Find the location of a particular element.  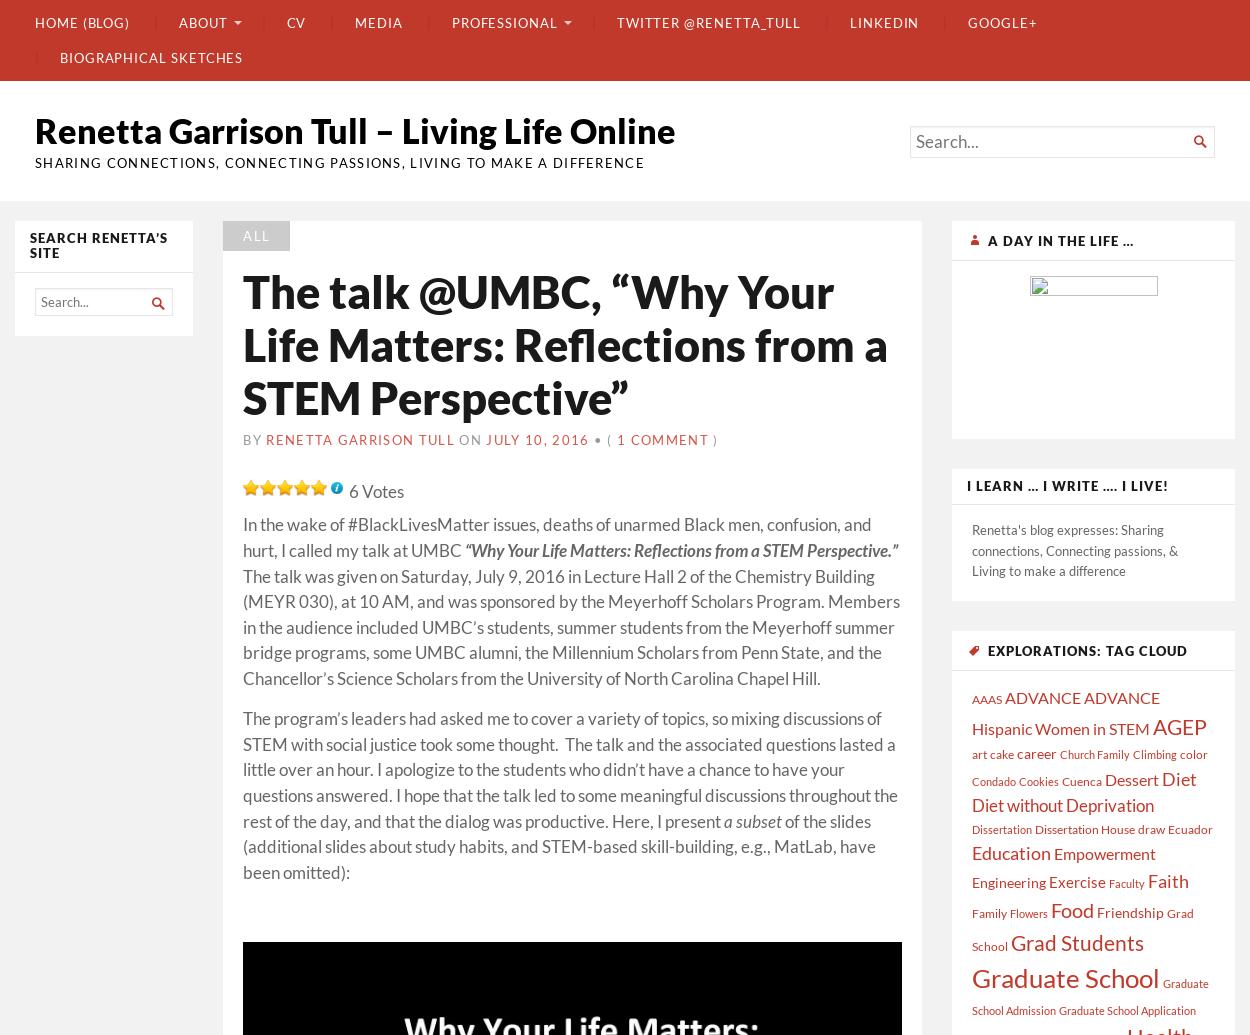

'Graduate School' is located at coordinates (1065, 977).